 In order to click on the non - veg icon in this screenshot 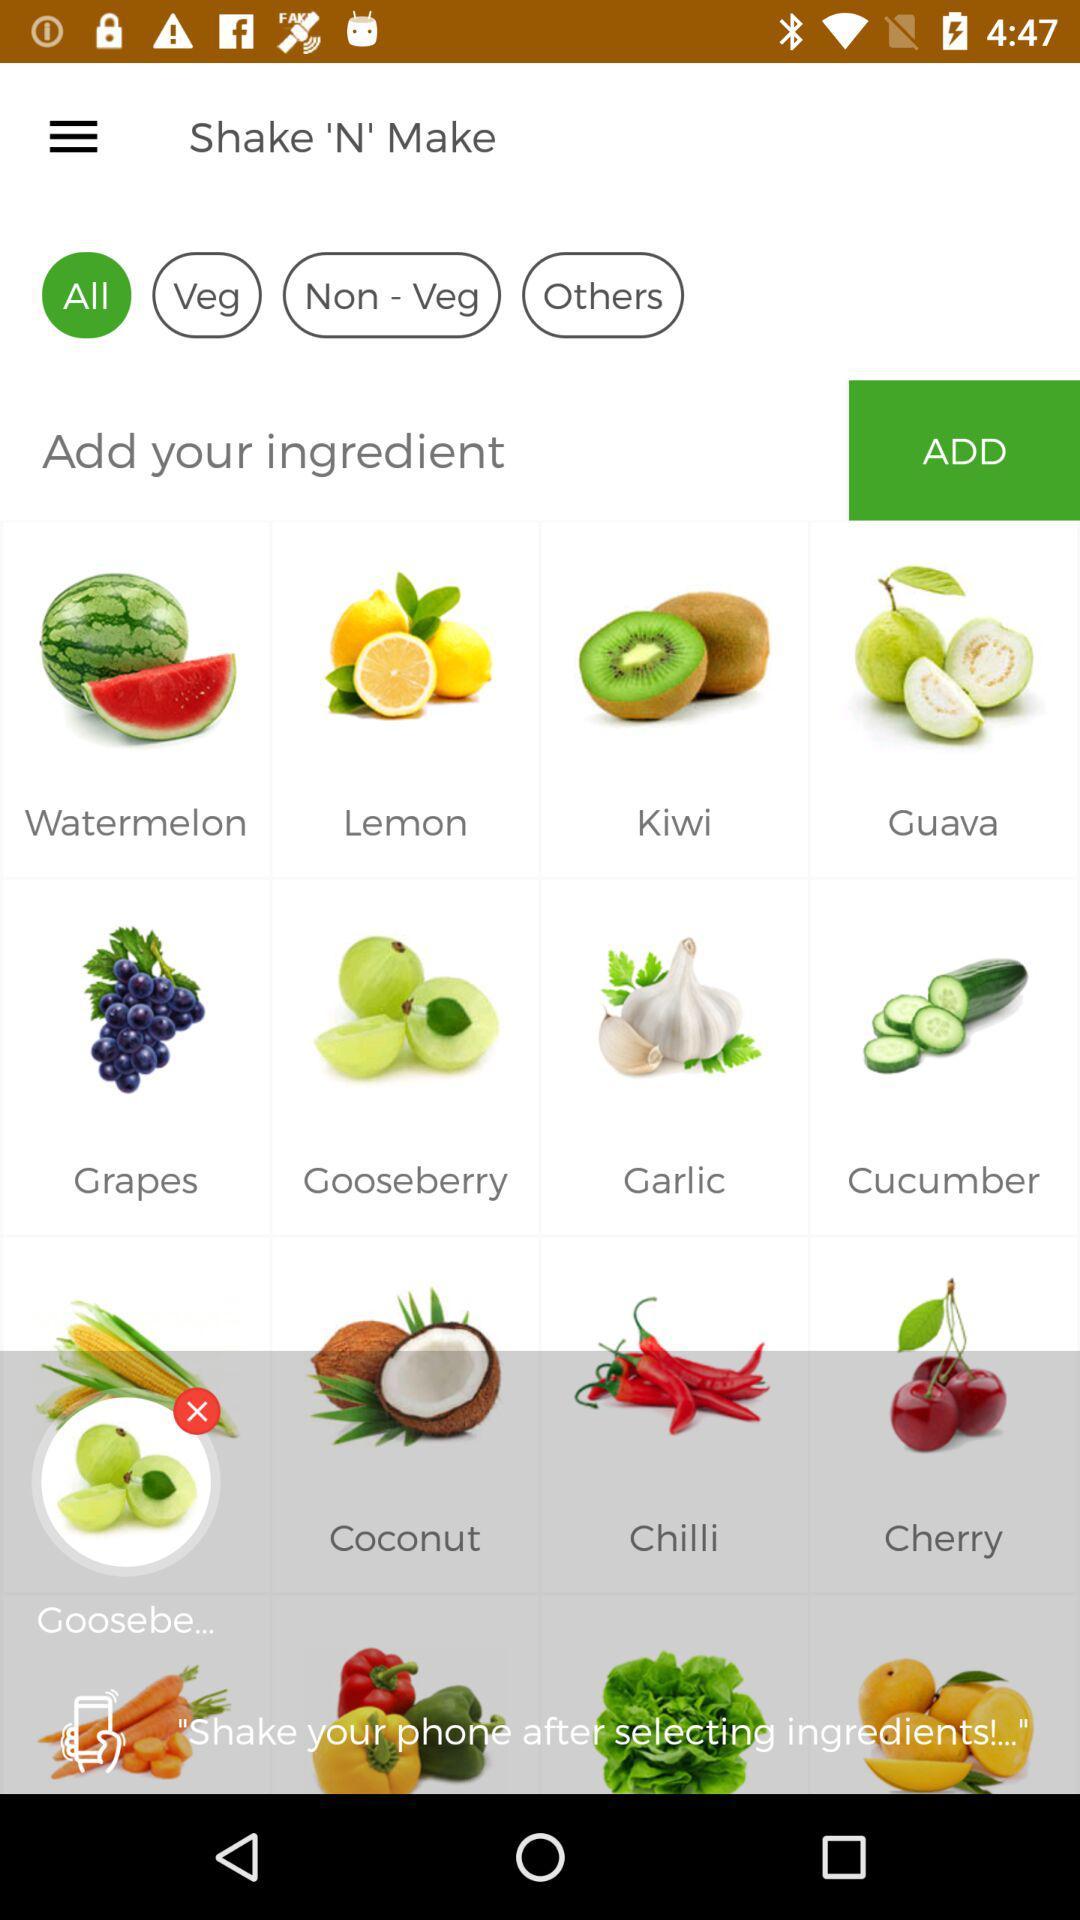, I will do `click(391, 294)`.